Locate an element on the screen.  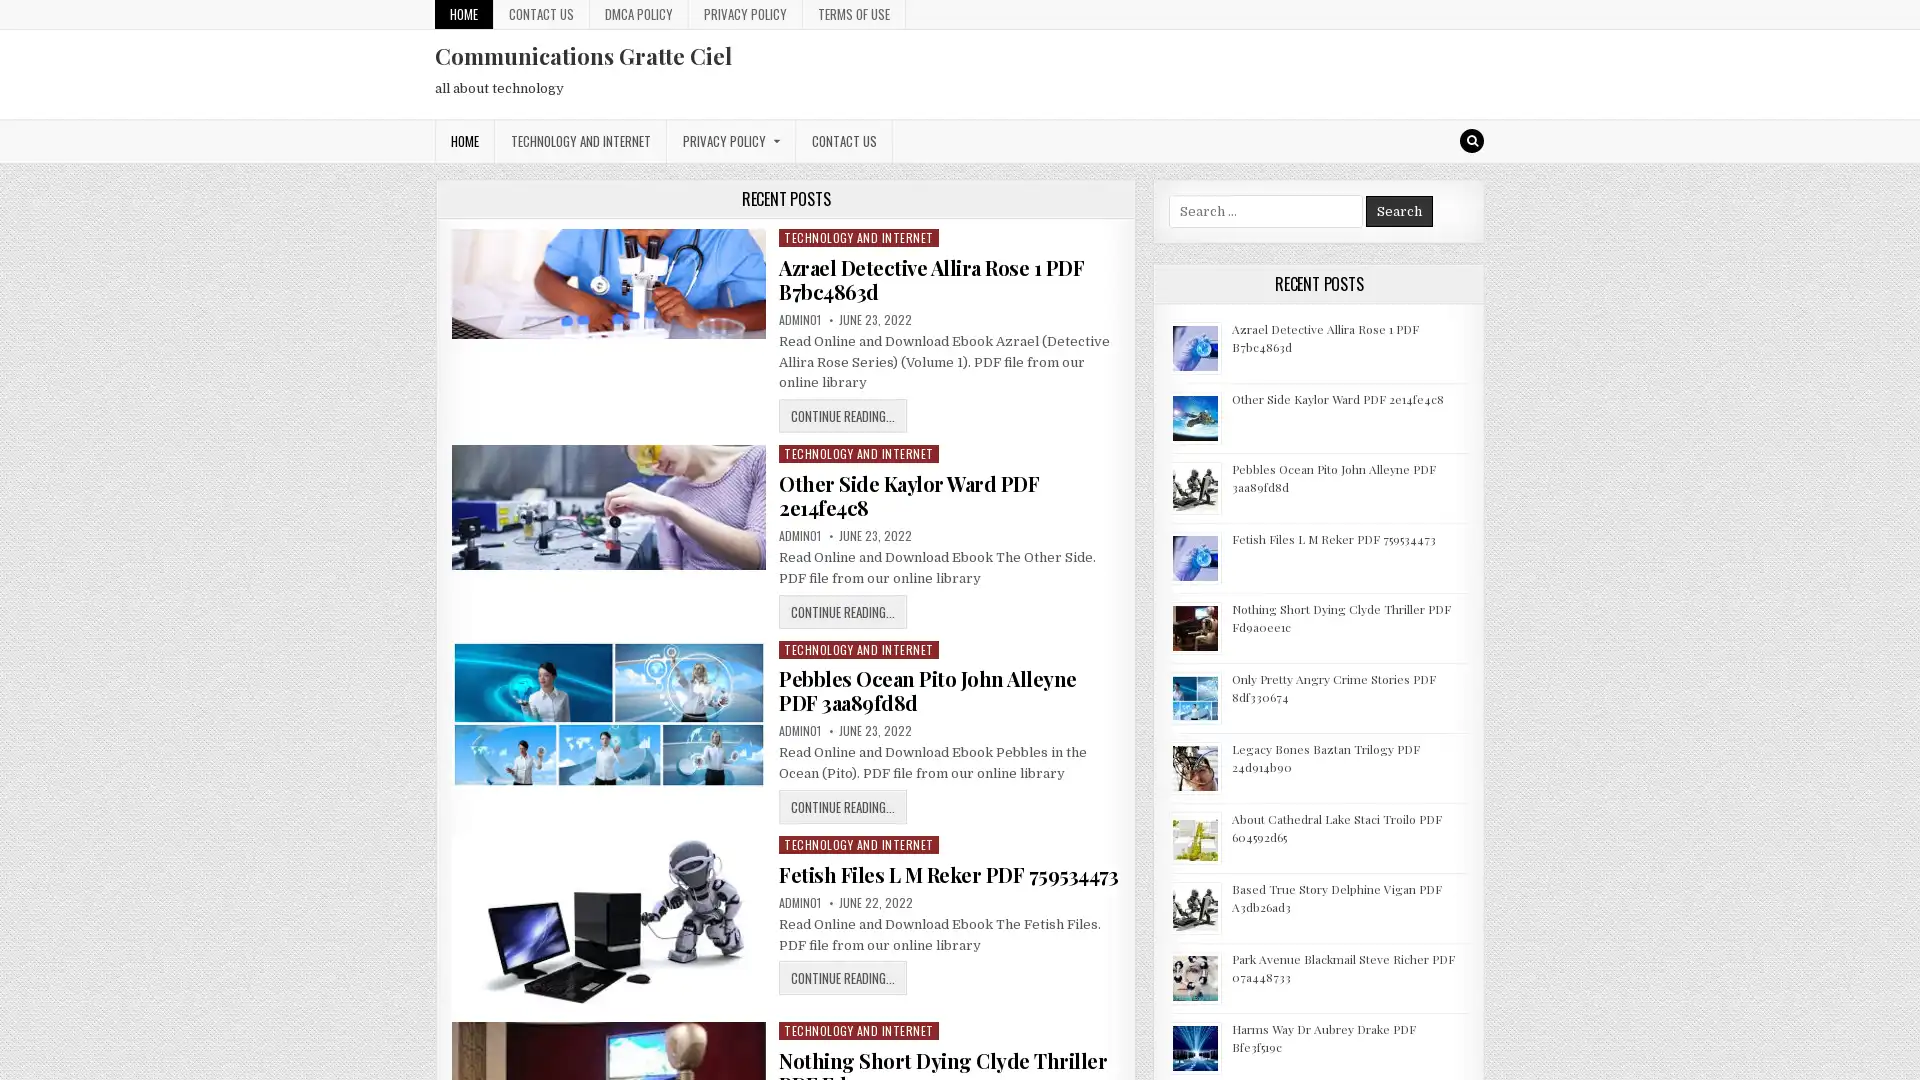
Search is located at coordinates (1398, 211).